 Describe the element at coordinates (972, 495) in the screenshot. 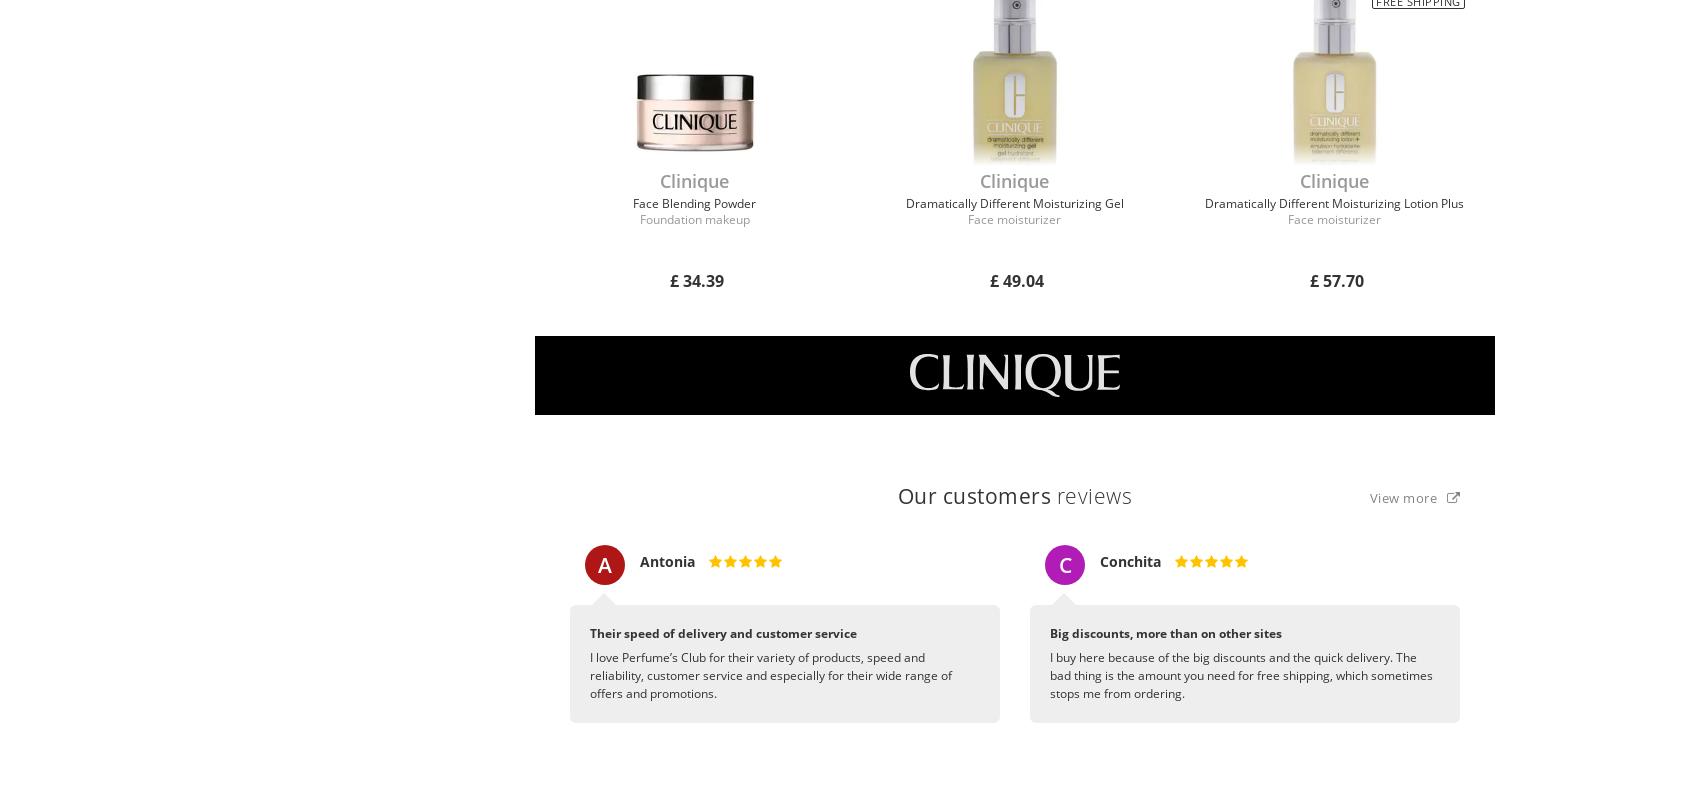

I see `'Our customers'` at that location.